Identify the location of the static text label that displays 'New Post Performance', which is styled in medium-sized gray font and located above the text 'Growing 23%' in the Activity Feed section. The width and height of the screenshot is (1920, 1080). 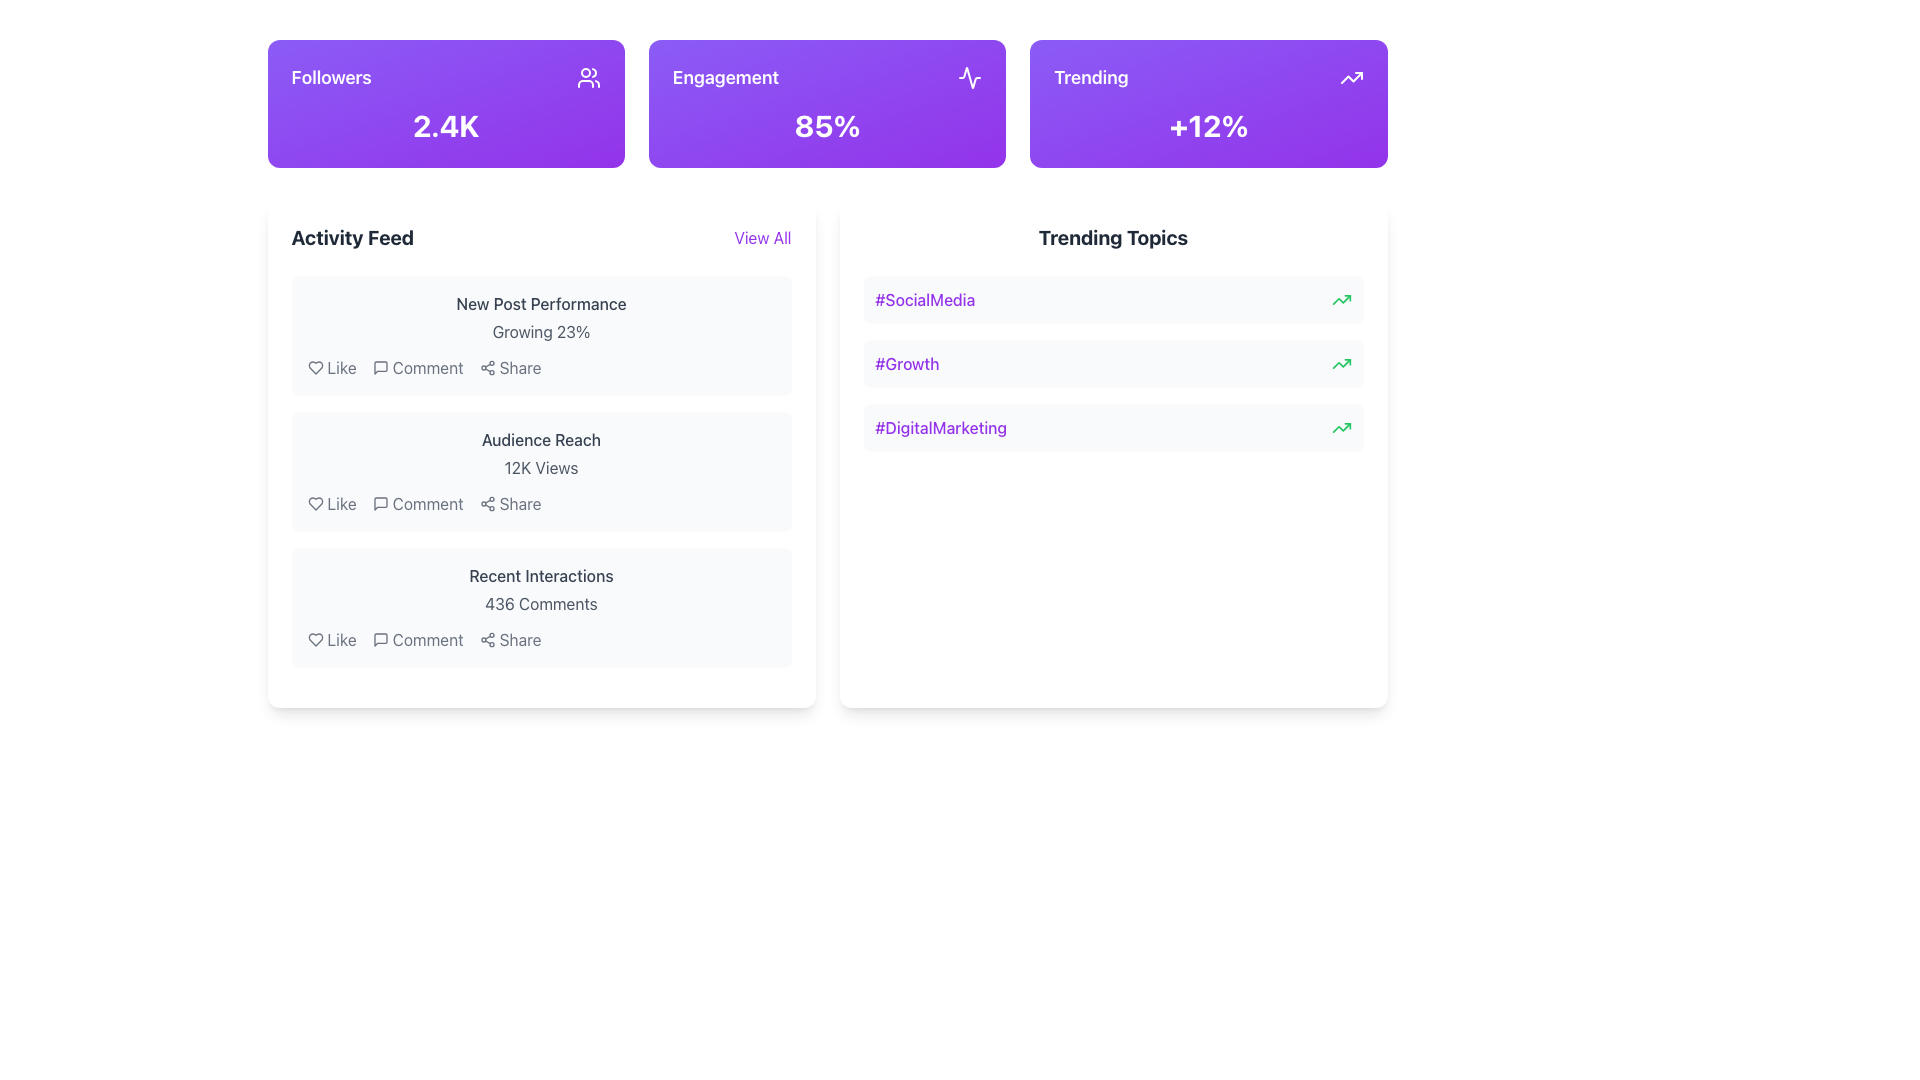
(541, 304).